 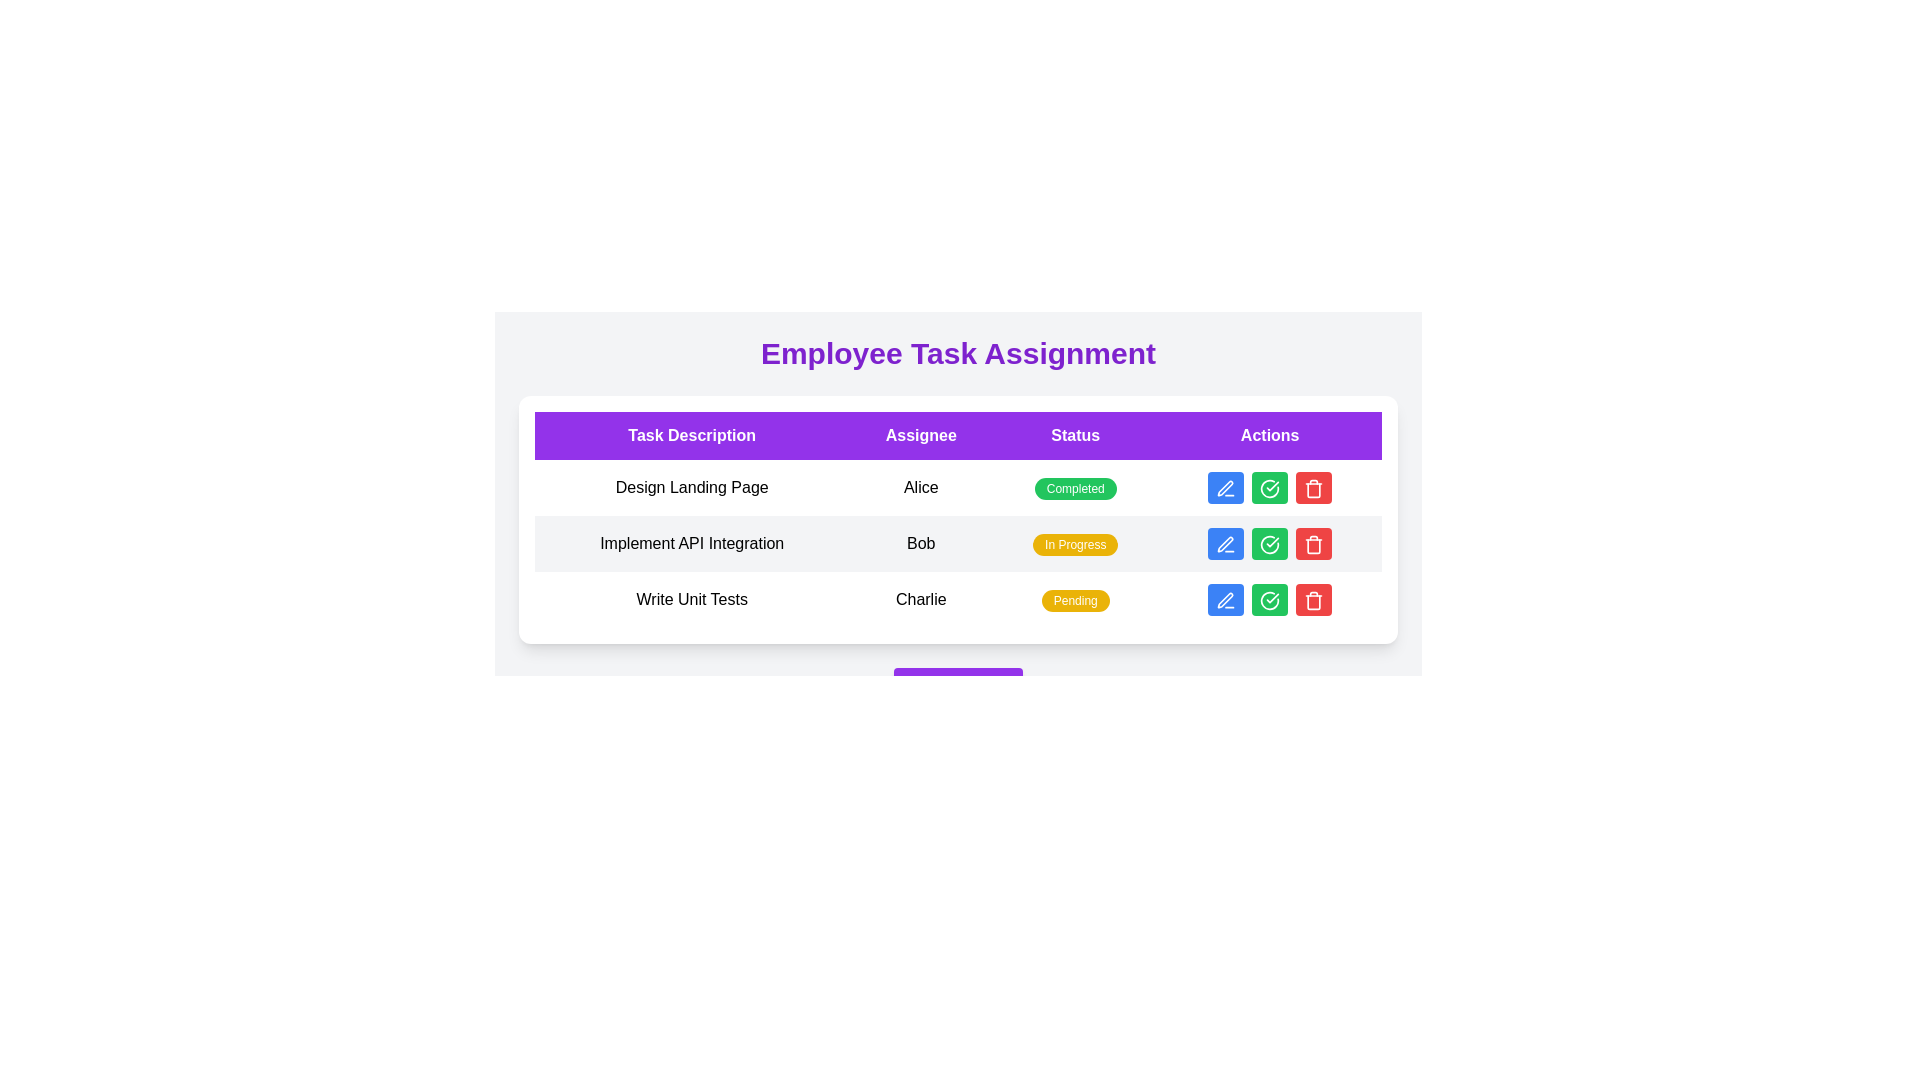 What do you see at coordinates (920, 488) in the screenshot?
I see `text of the Text Label located in the second column of the first row of the 'Employee Task Assignment' interface` at bounding box center [920, 488].